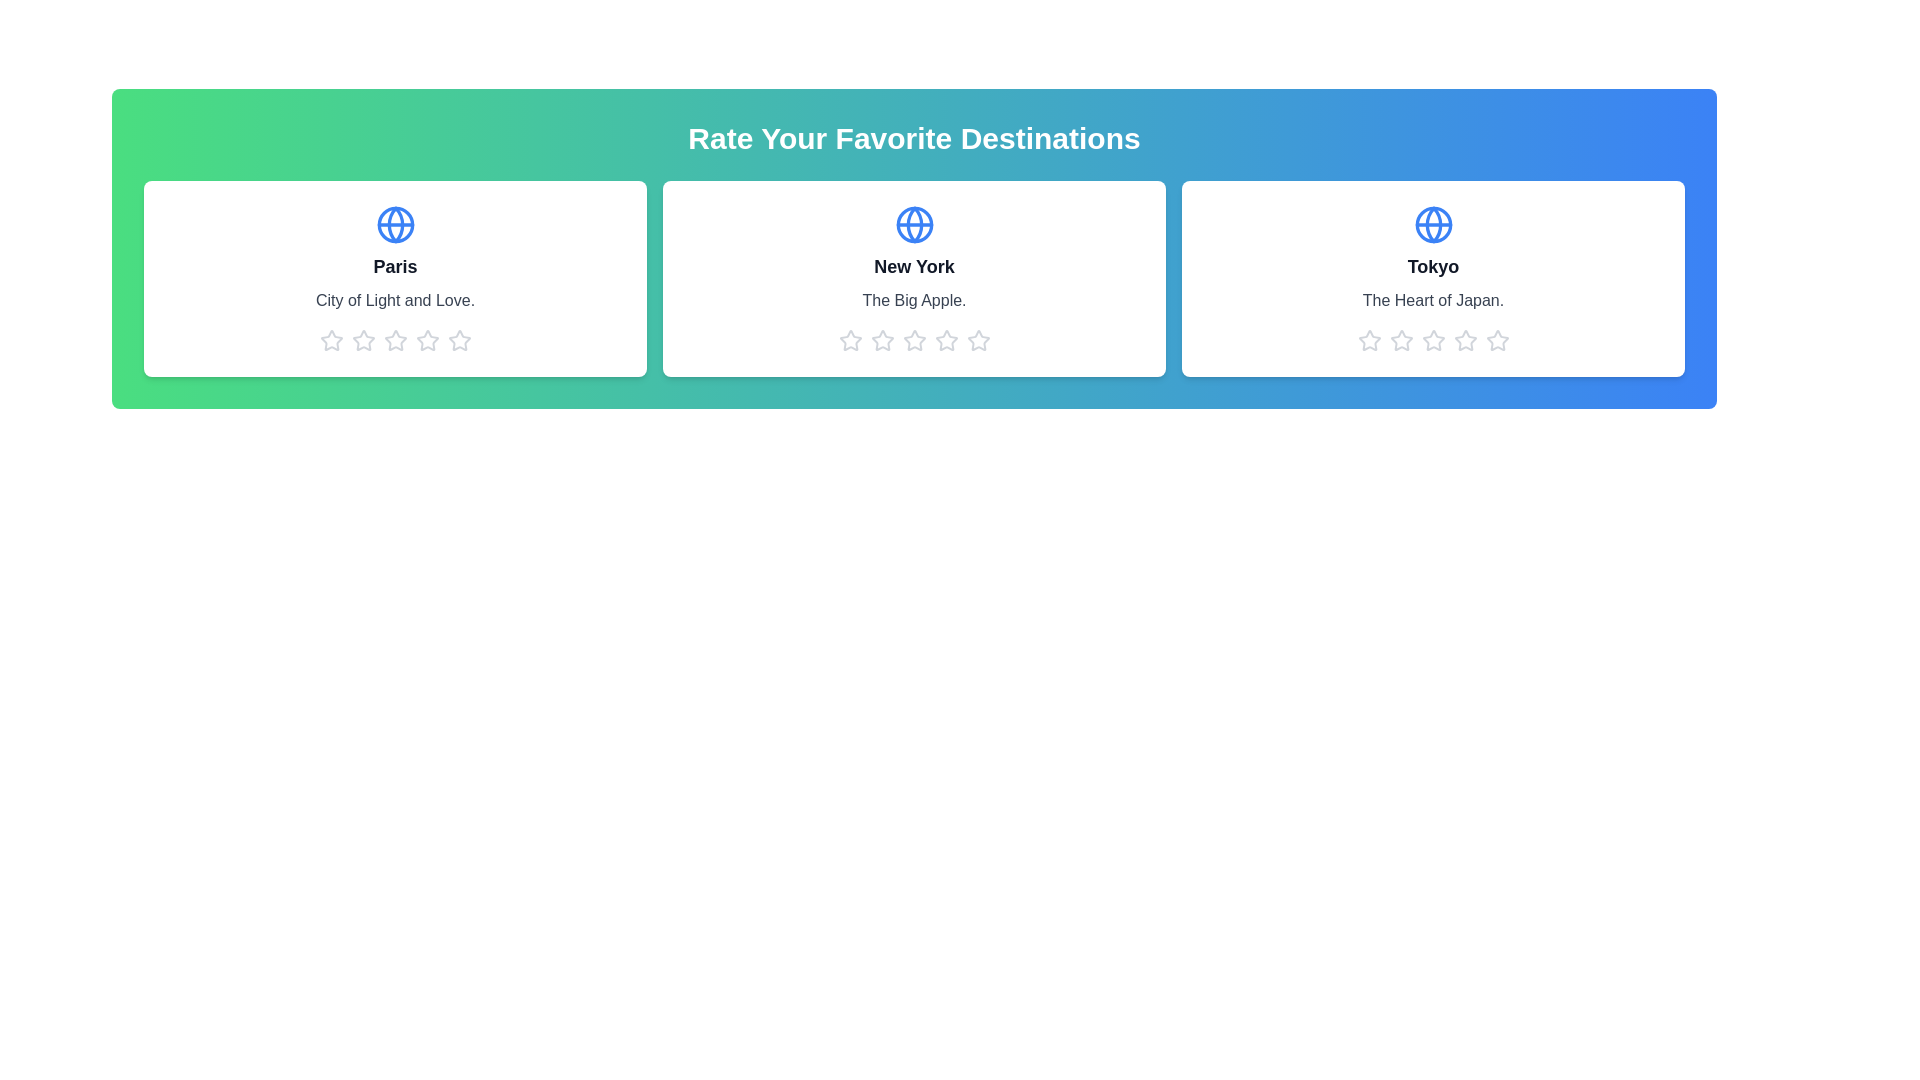 The width and height of the screenshot is (1920, 1080). What do you see at coordinates (426, 339) in the screenshot?
I see `the 4 star icon for the destination Paris` at bounding box center [426, 339].